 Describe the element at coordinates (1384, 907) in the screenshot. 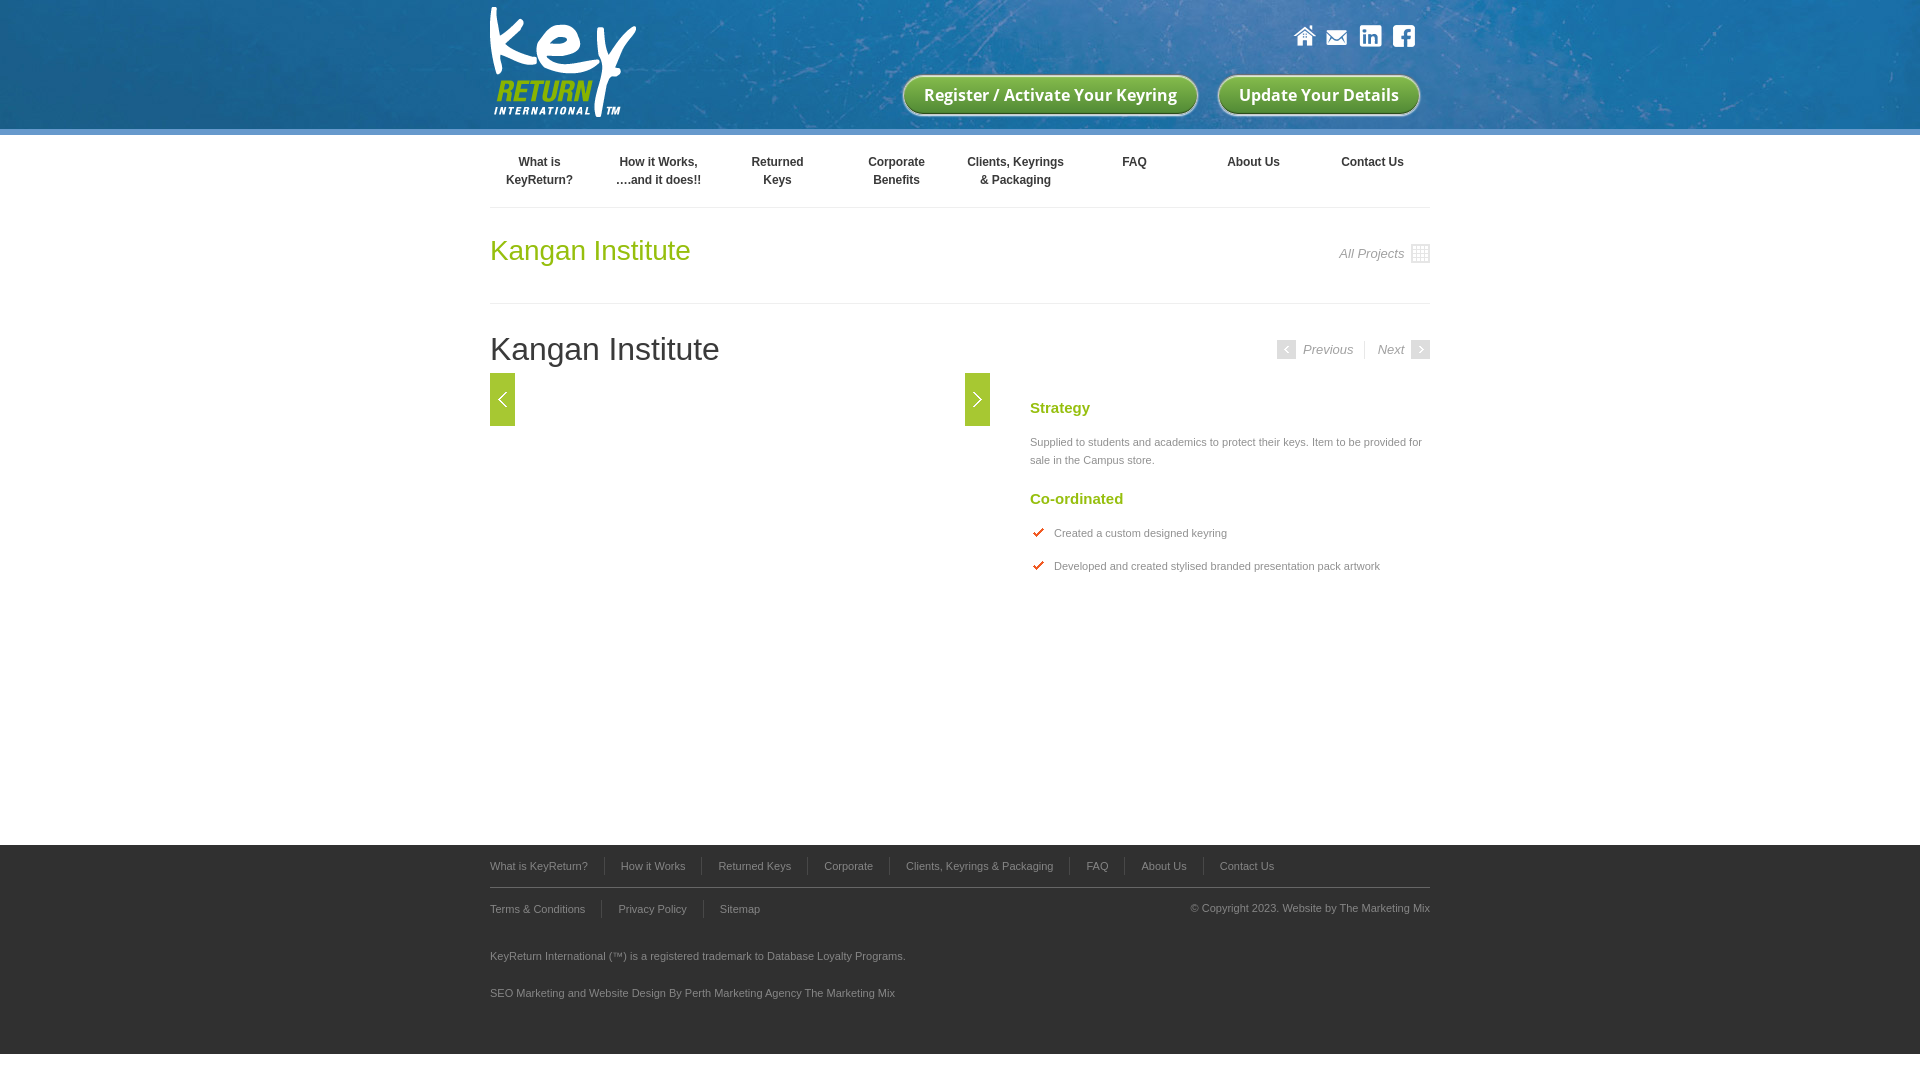

I see `'The Marketing Mix'` at that location.